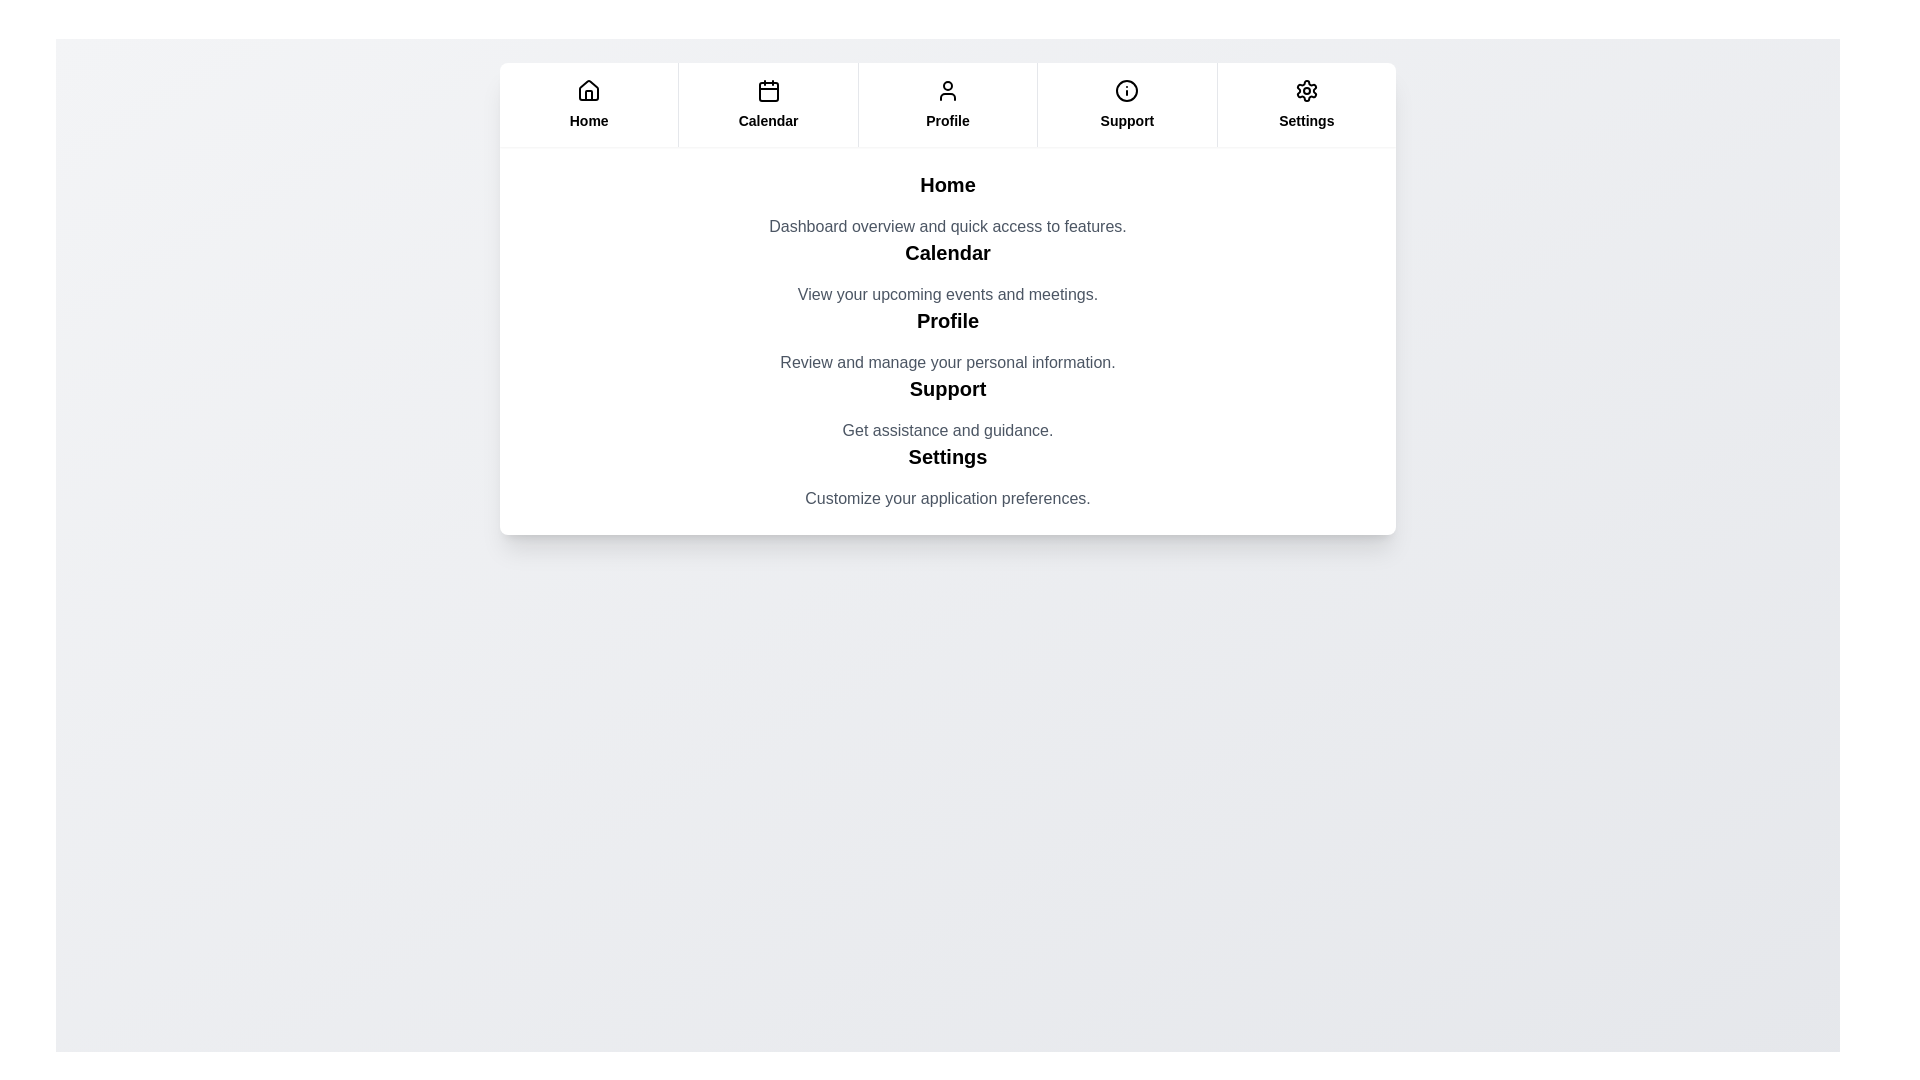 This screenshot has width=1920, height=1080. Describe the element at coordinates (588, 91) in the screenshot. I see `the house icon in the navigation bar at the top of the interface` at that location.